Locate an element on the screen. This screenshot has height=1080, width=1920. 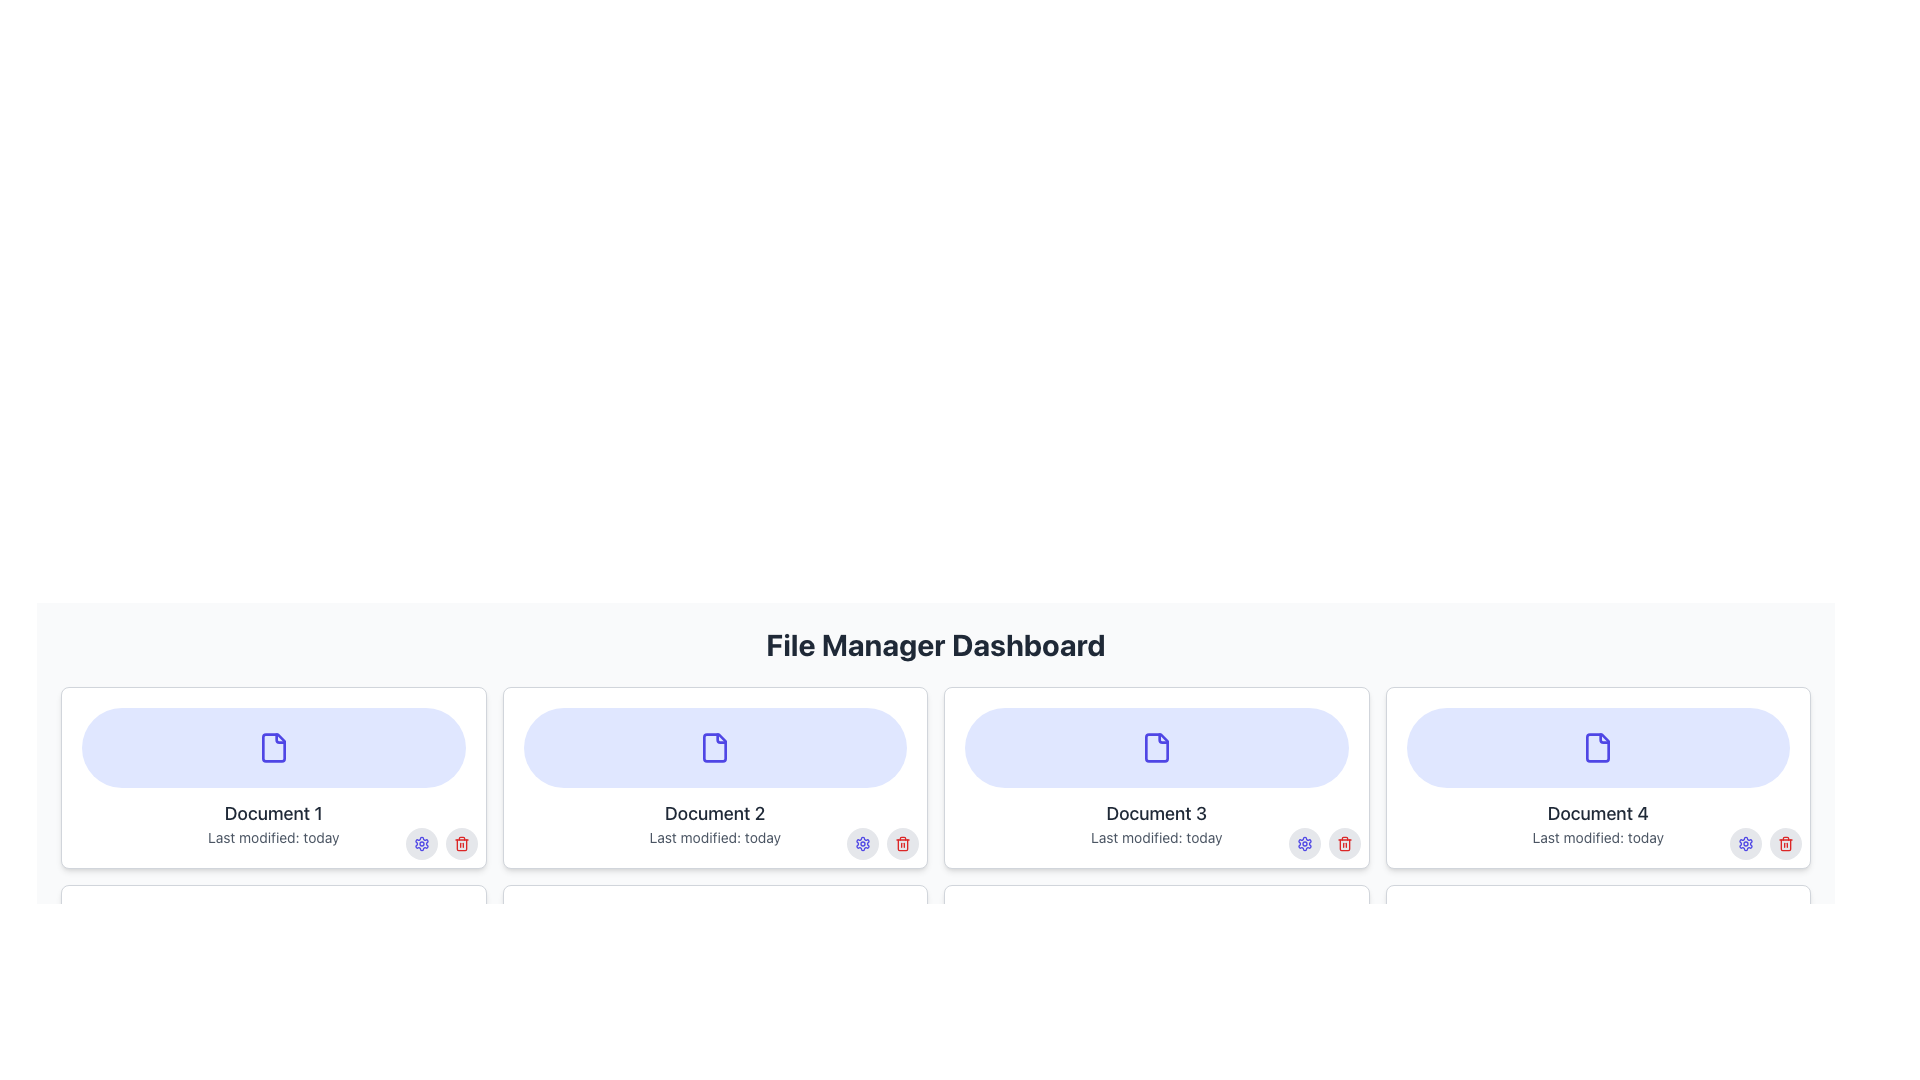
the settings button for 'Document 3' is located at coordinates (1304, 844).